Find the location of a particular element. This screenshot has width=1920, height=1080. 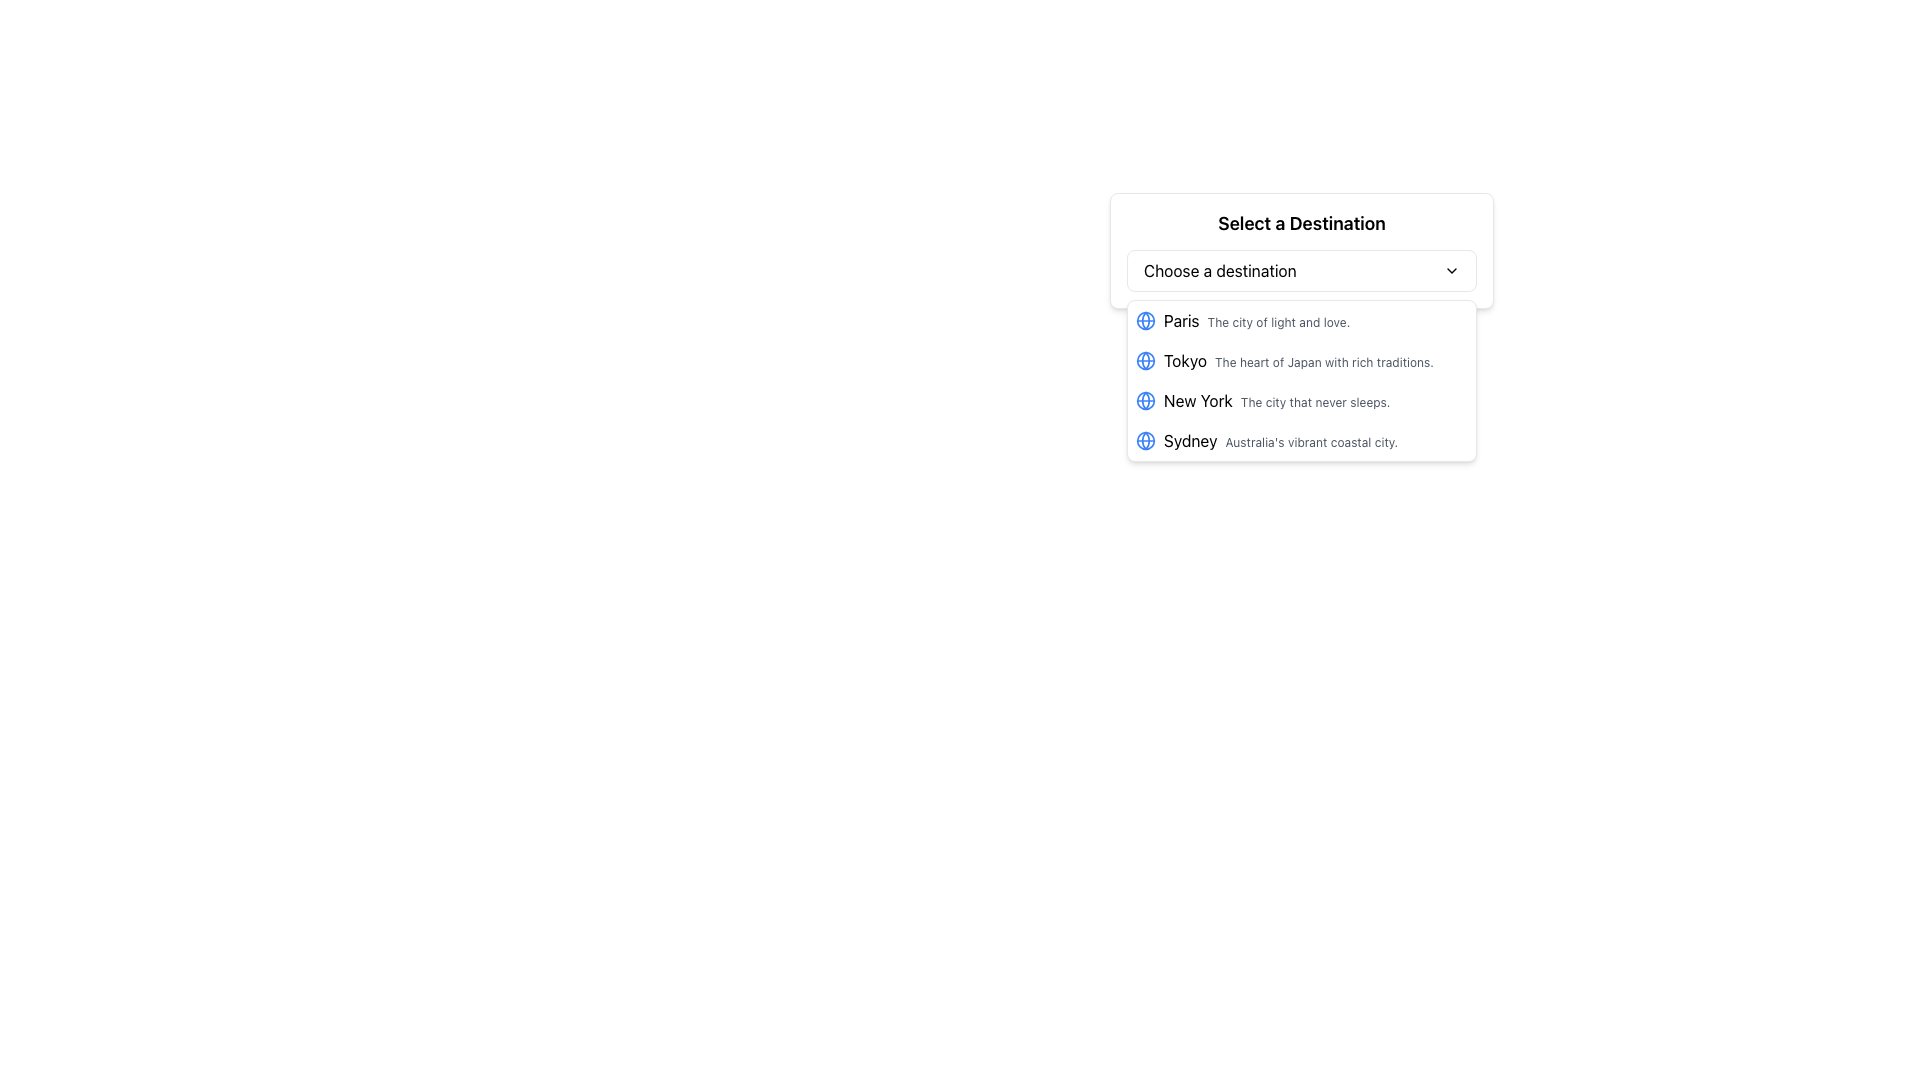

the text item displaying the destination name 'Tokyo' and its description is located at coordinates (1301, 361).